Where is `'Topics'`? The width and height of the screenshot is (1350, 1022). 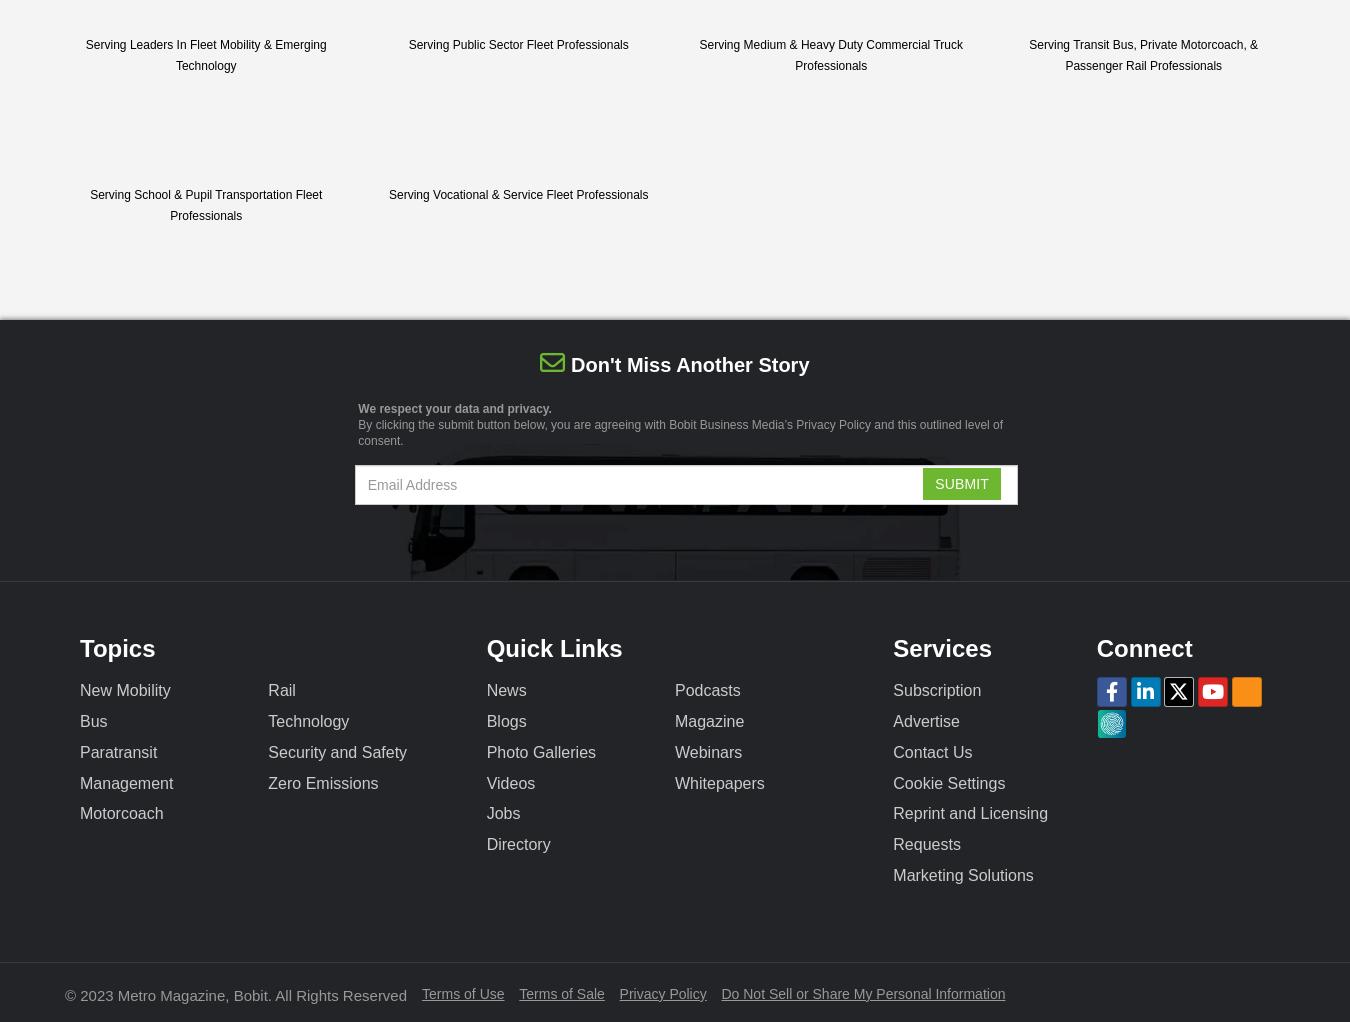 'Topics' is located at coordinates (117, 647).